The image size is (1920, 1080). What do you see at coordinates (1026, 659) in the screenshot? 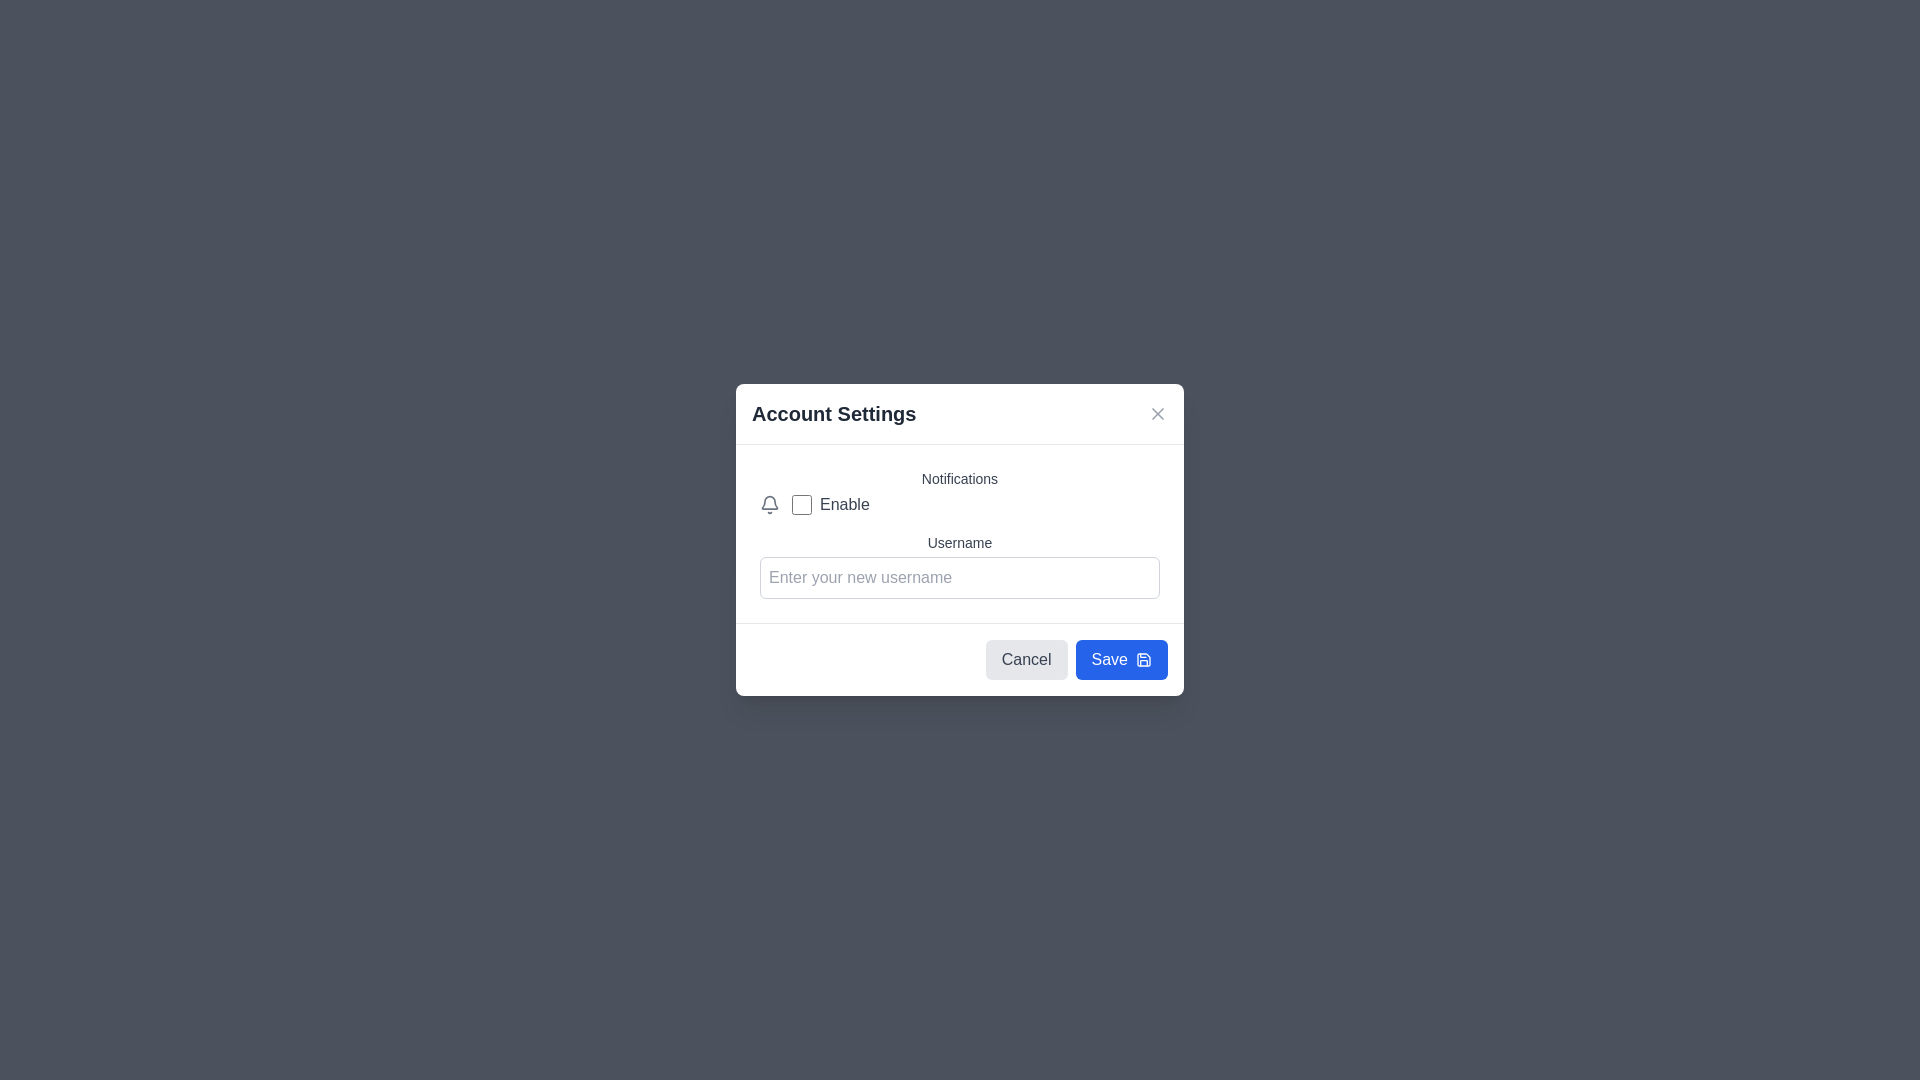
I see `the 'Cancel' button with gray text and a light gray background, located to the left of the 'Save' button in the bottom-right of the 'Account Settings' modal dialog` at bounding box center [1026, 659].